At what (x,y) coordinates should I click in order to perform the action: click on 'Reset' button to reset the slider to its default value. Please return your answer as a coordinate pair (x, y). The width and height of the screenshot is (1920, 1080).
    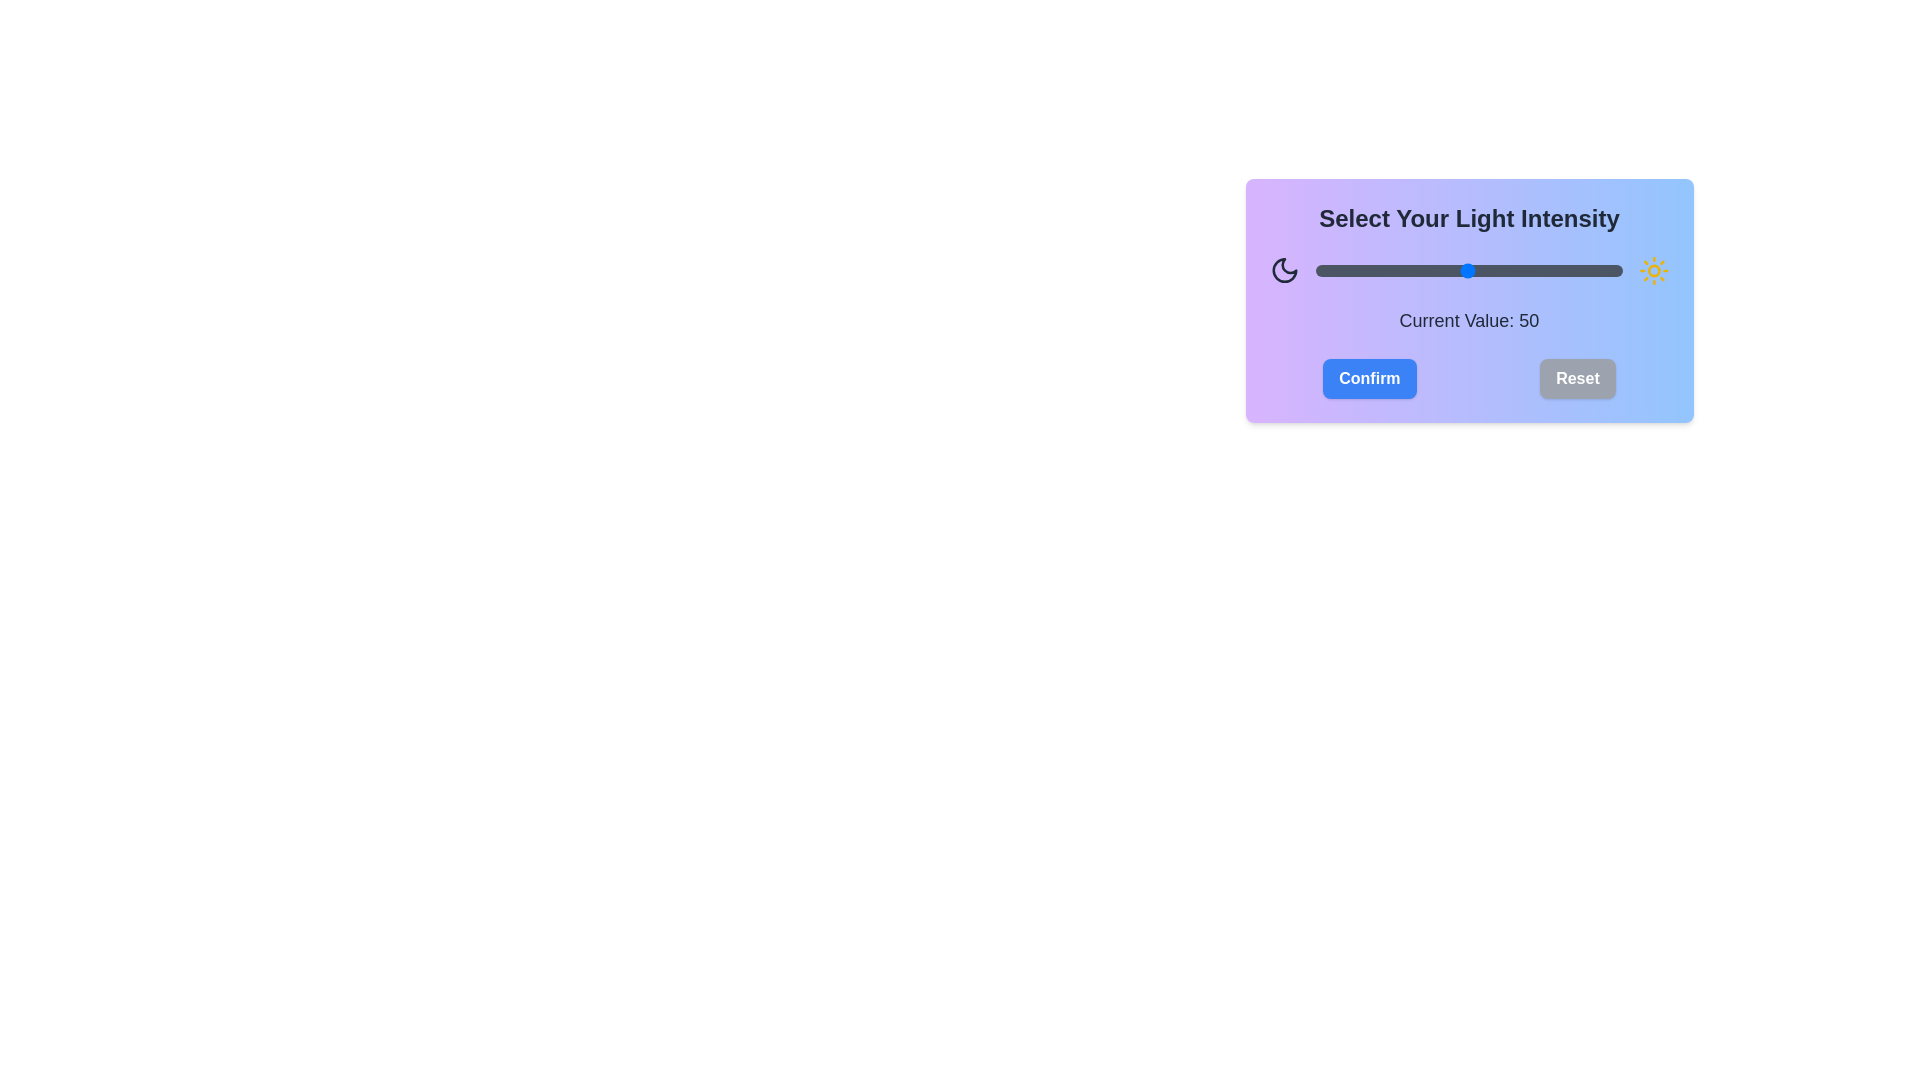
    Looking at the image, I should click on (1576, 378).